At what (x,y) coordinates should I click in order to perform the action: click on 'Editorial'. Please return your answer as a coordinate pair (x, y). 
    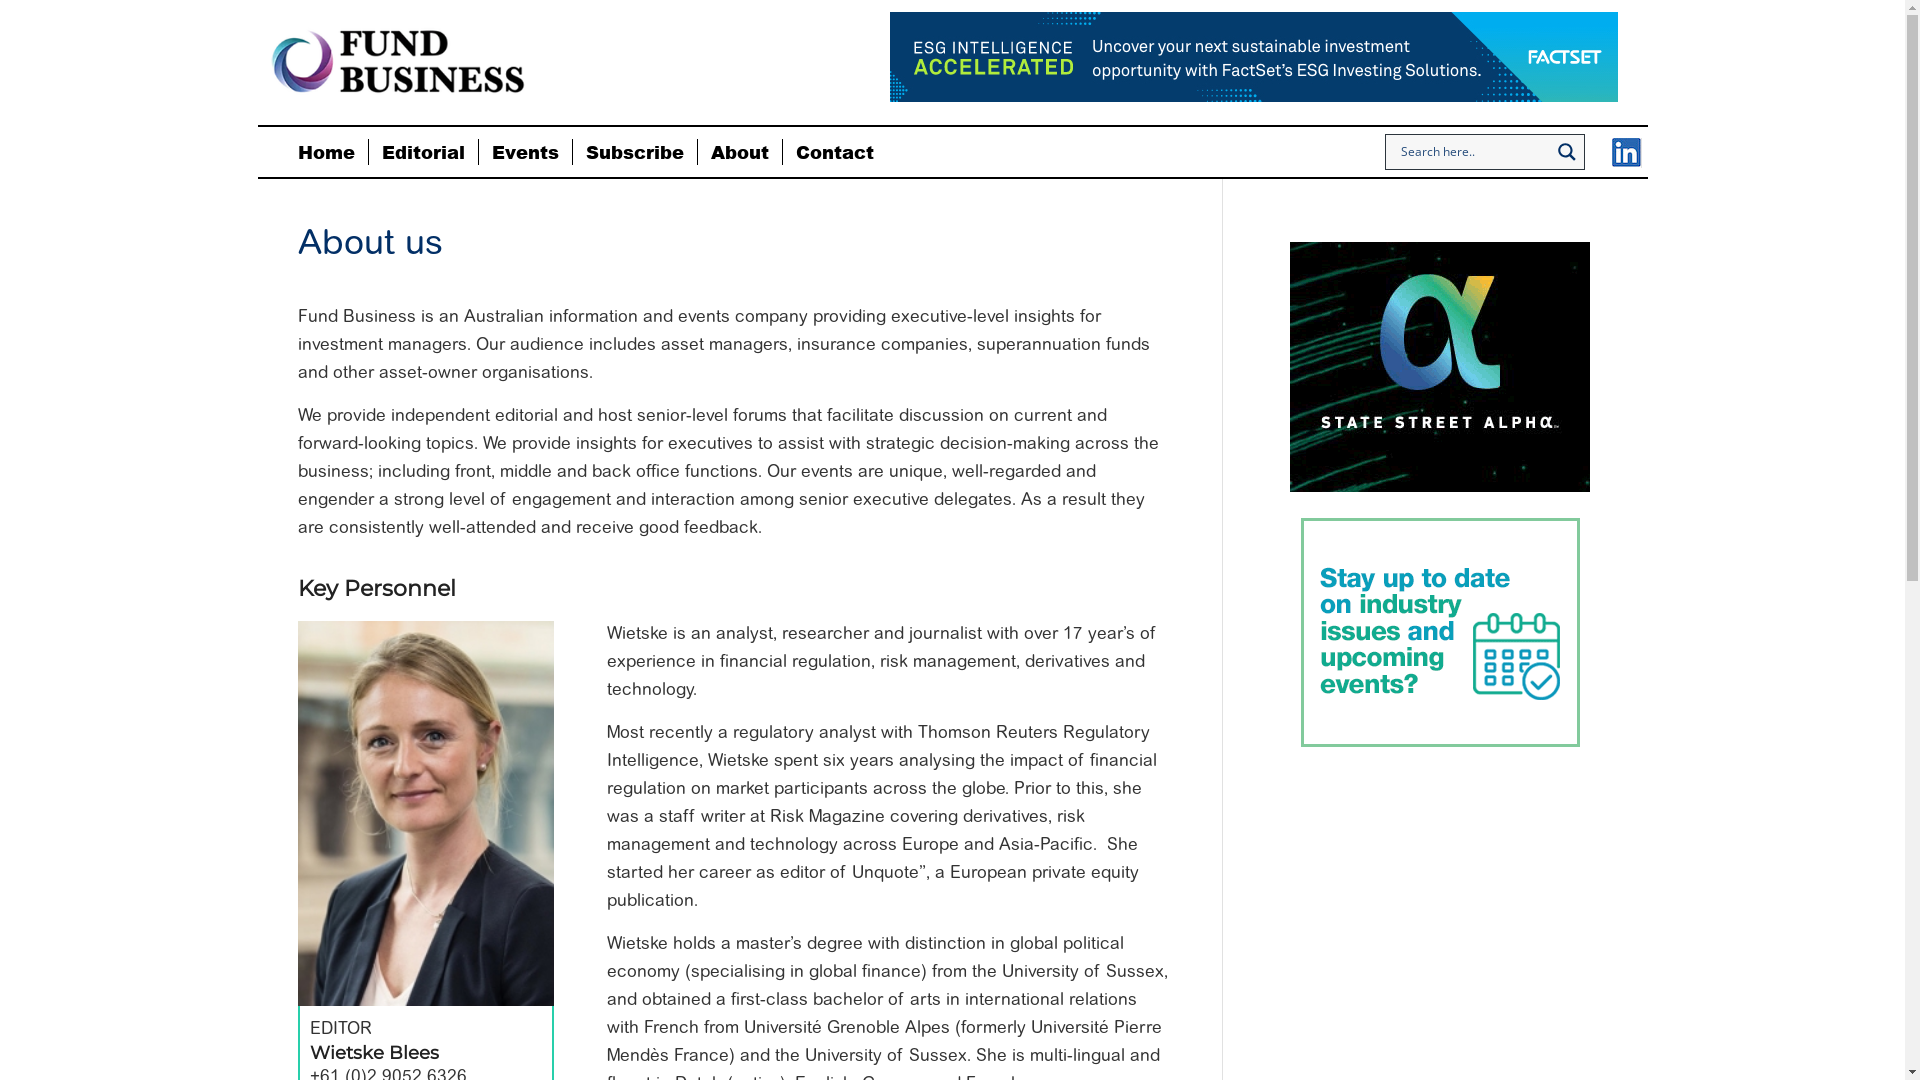
    Looking at the image, I should click on (421, 150).